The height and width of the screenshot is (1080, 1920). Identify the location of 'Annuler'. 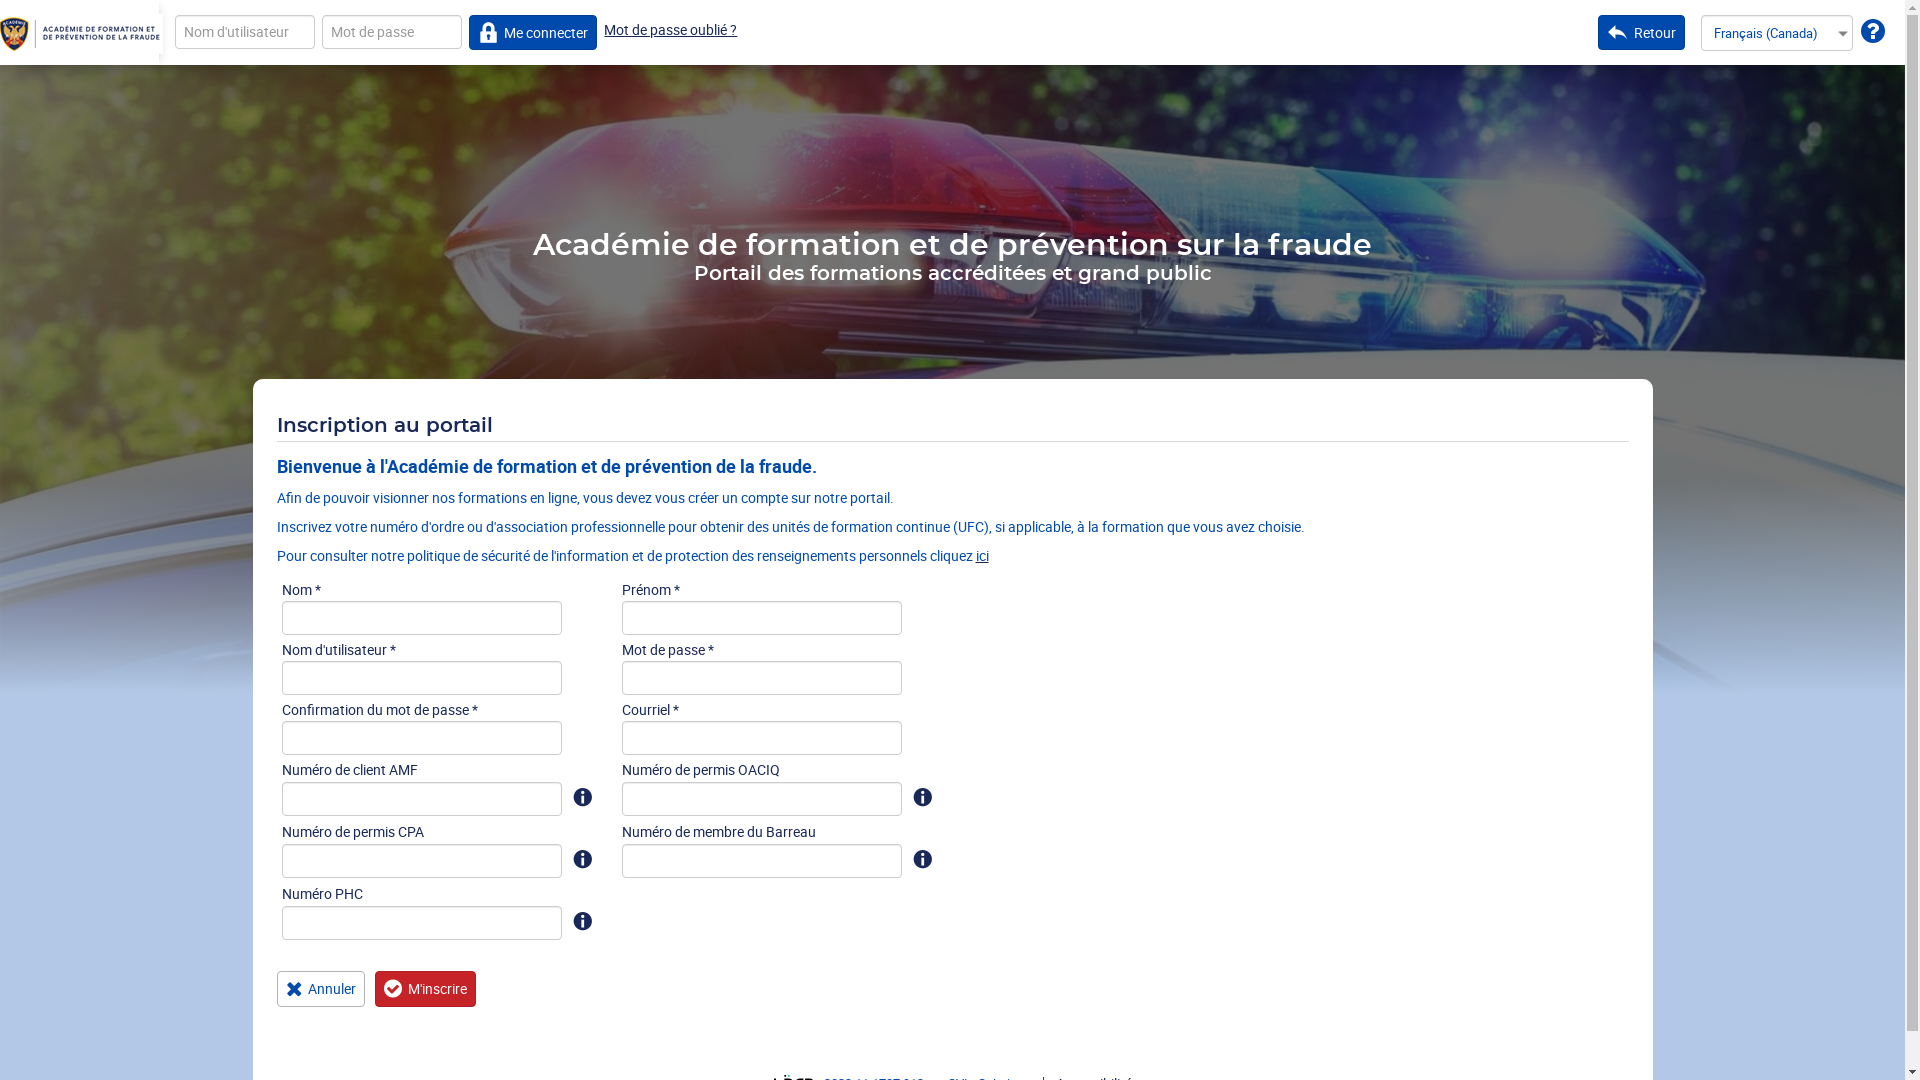
(274, 987).